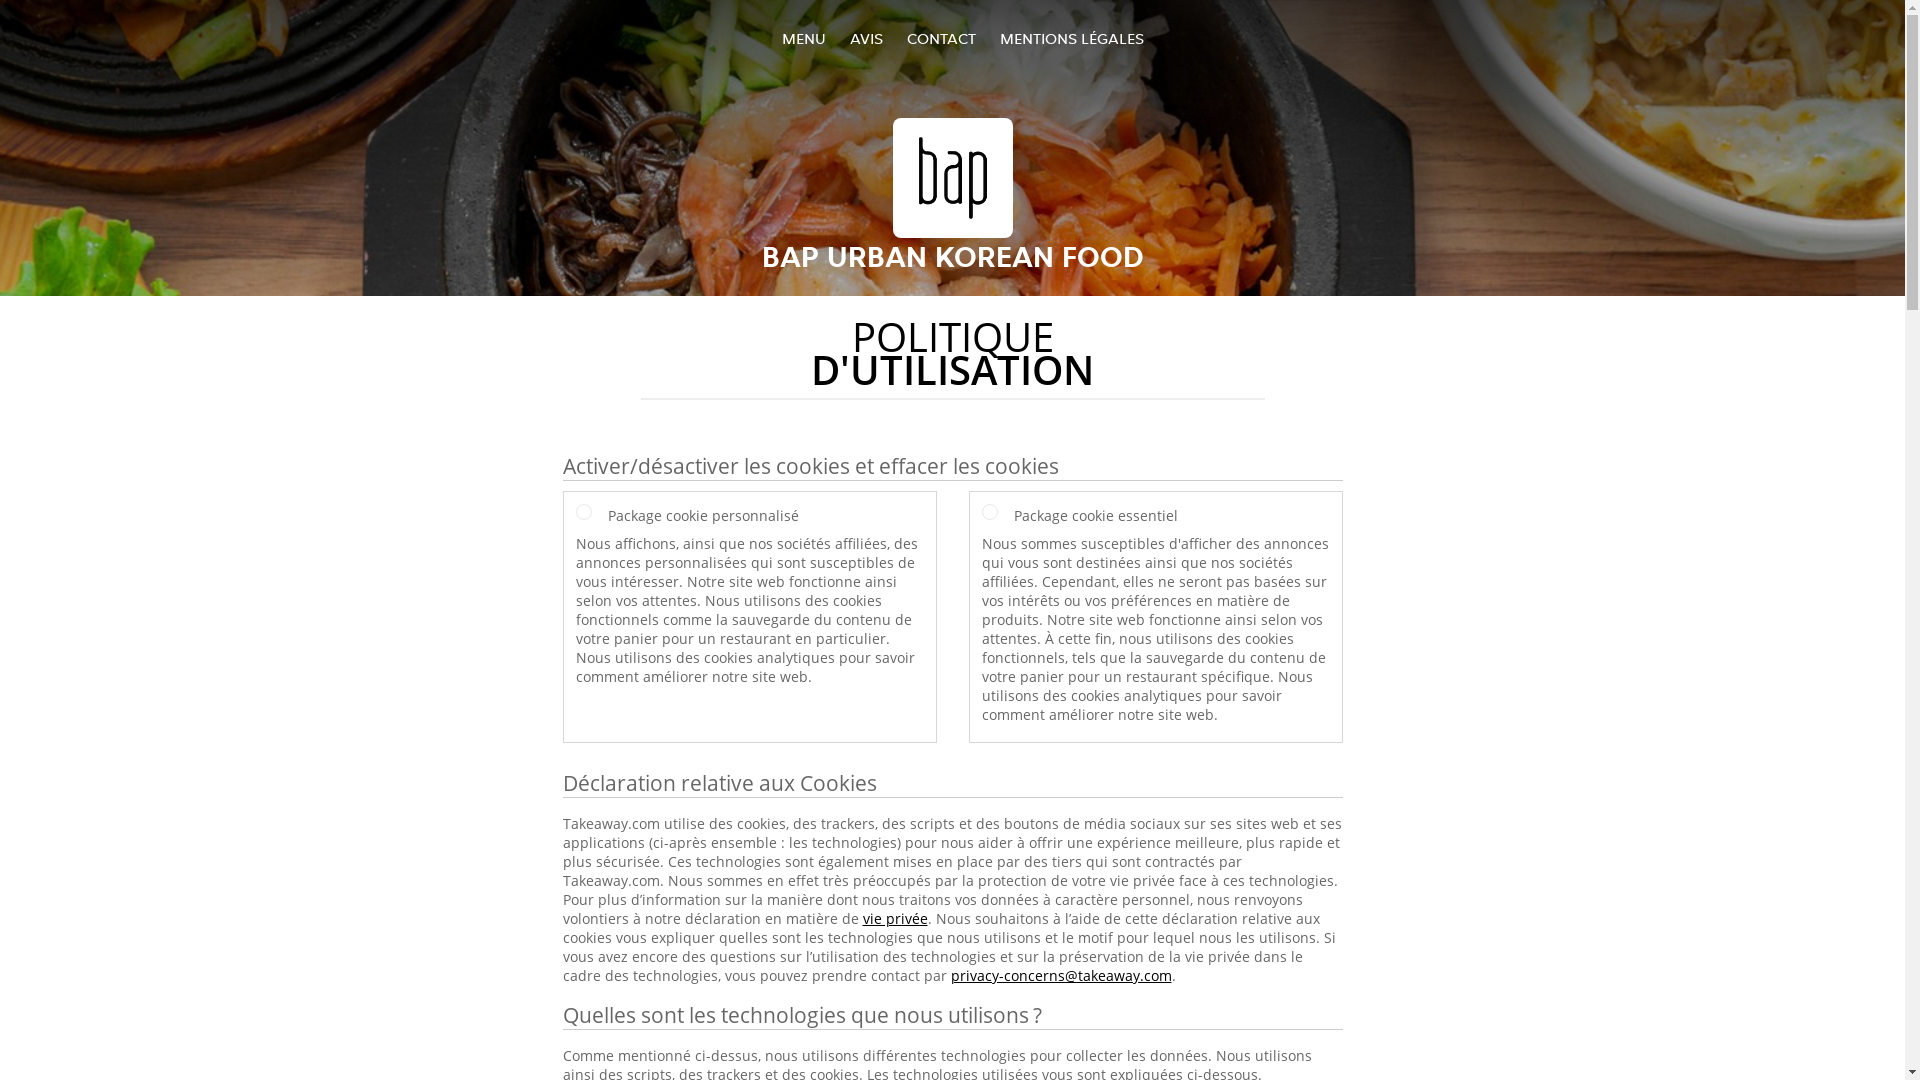 The width and height of the screenshot is (1920, 1080). What do you see at coordinates (939, 38) in the screenshot?
I see `'CONTACT'` at bounding box center [939, 38].